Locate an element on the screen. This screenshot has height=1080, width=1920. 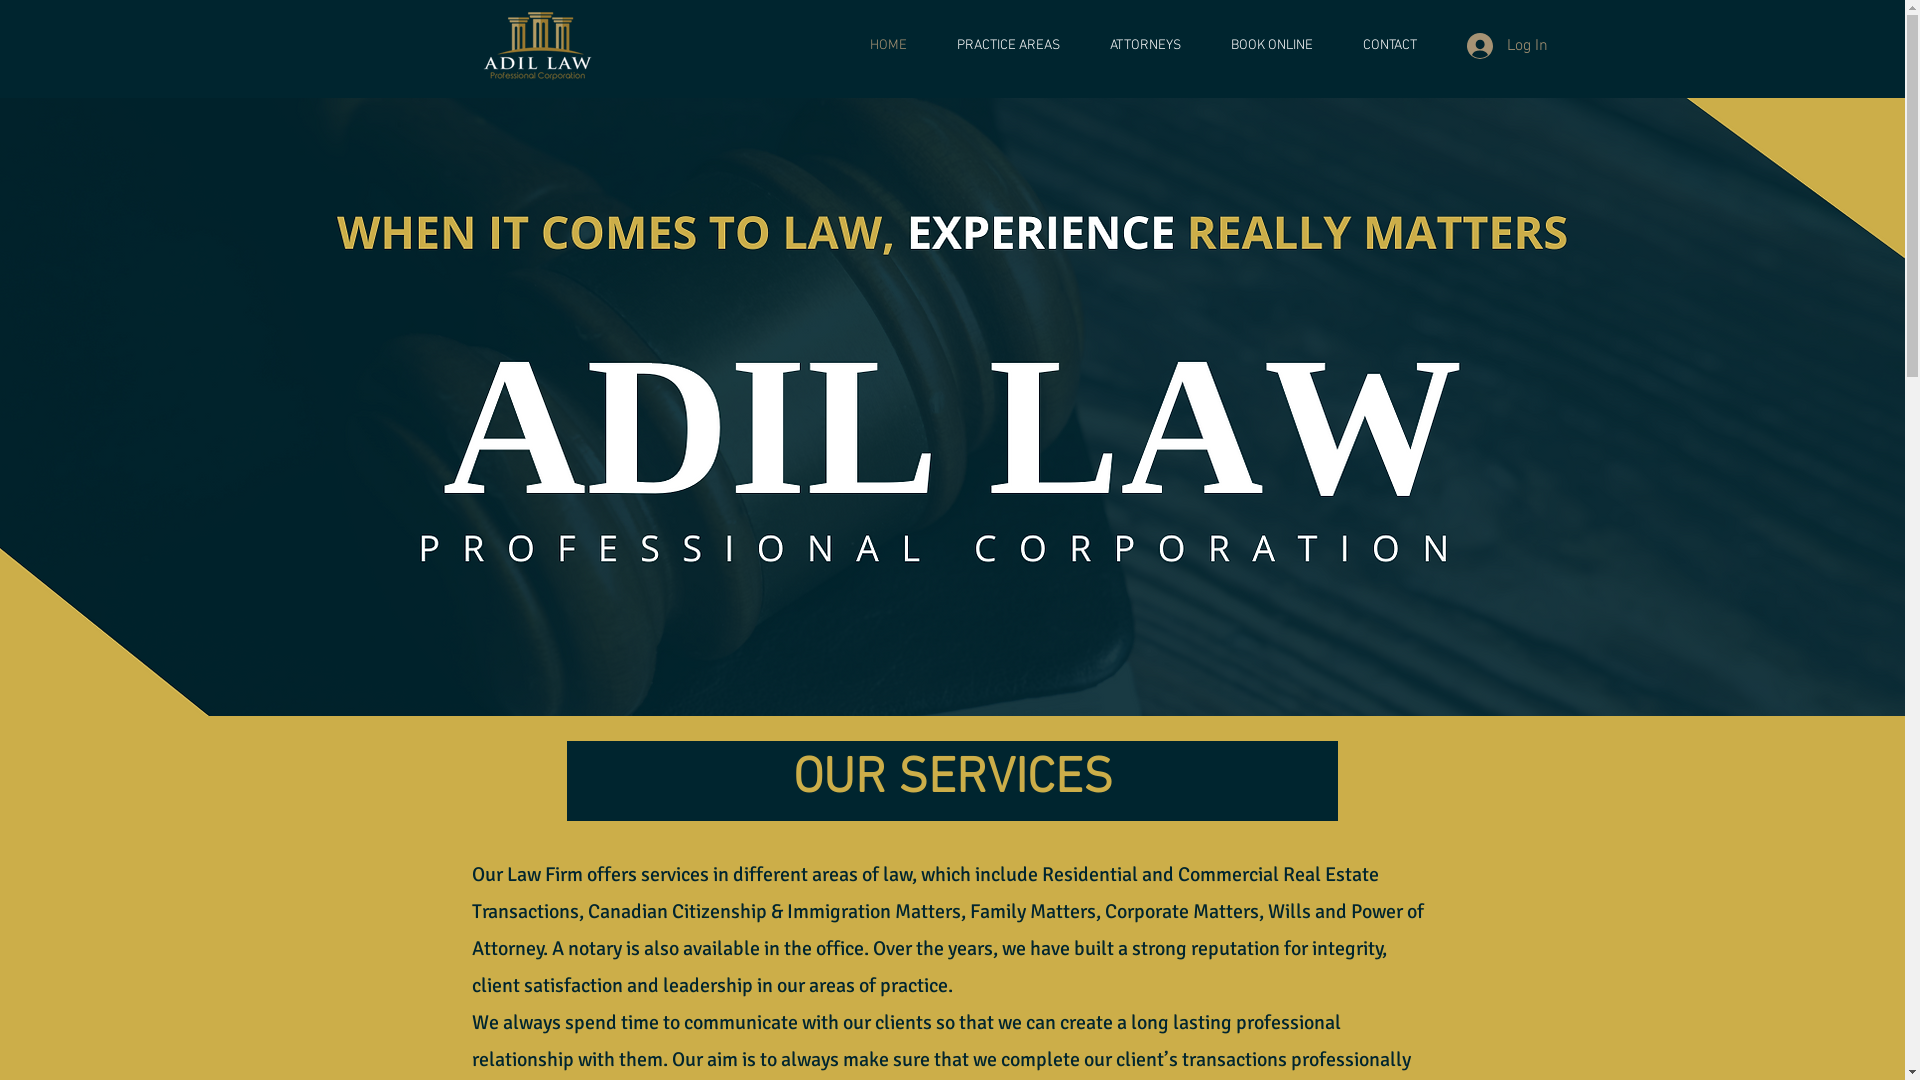
'CONTACT' is located at coordinates (1389, 45).